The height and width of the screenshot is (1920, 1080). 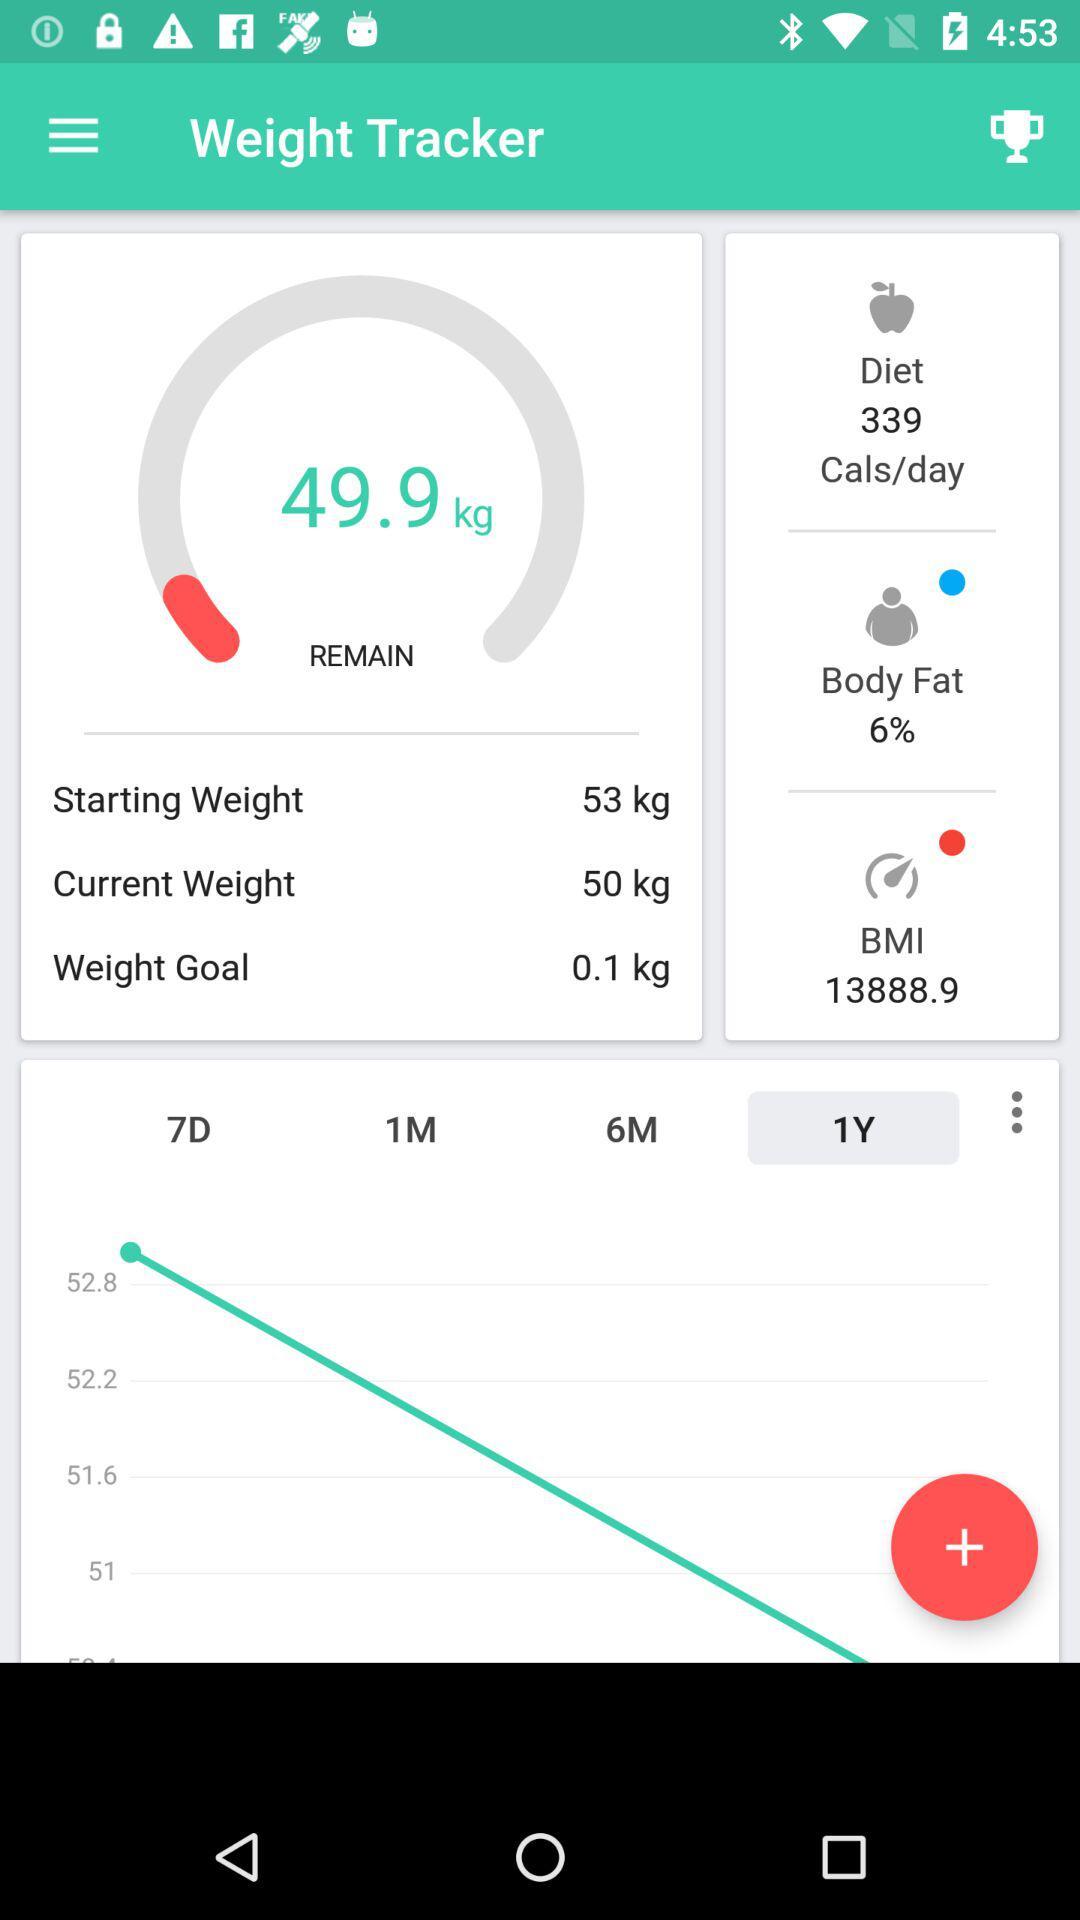 I want to click on the 1y, so click(x=853, y=1128).